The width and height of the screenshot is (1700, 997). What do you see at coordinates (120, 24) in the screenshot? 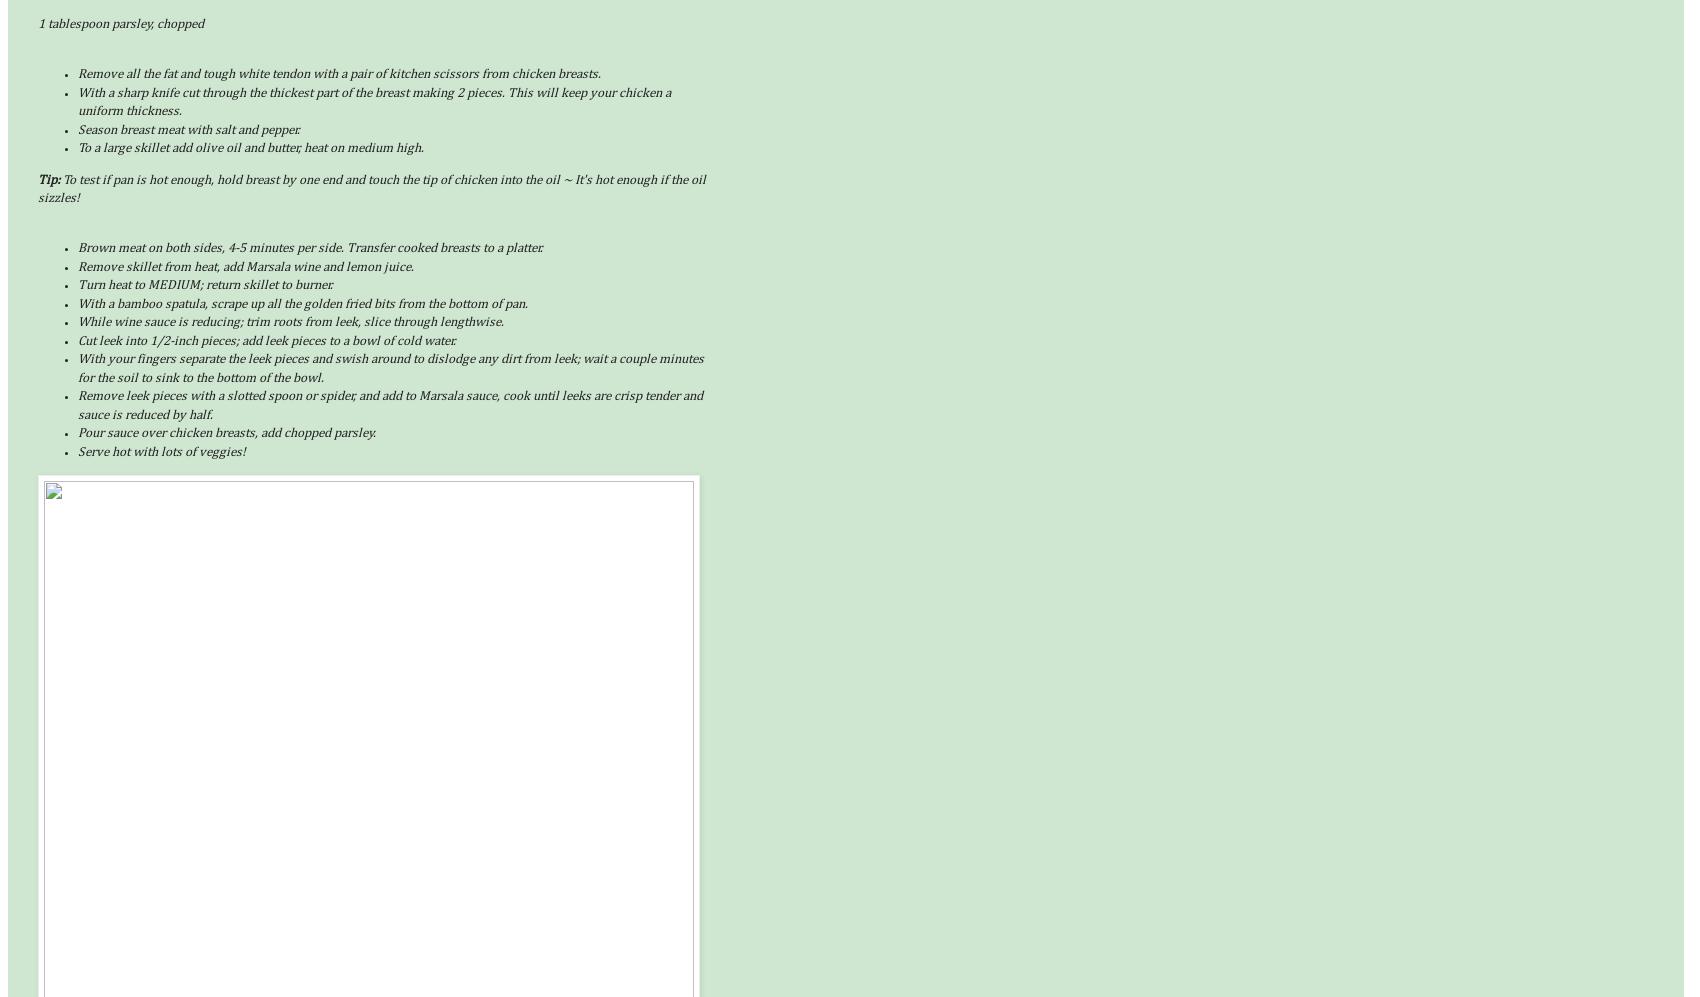
I see `'1 tablespoon parsley, chopped'` at bounding box center [120, 24].